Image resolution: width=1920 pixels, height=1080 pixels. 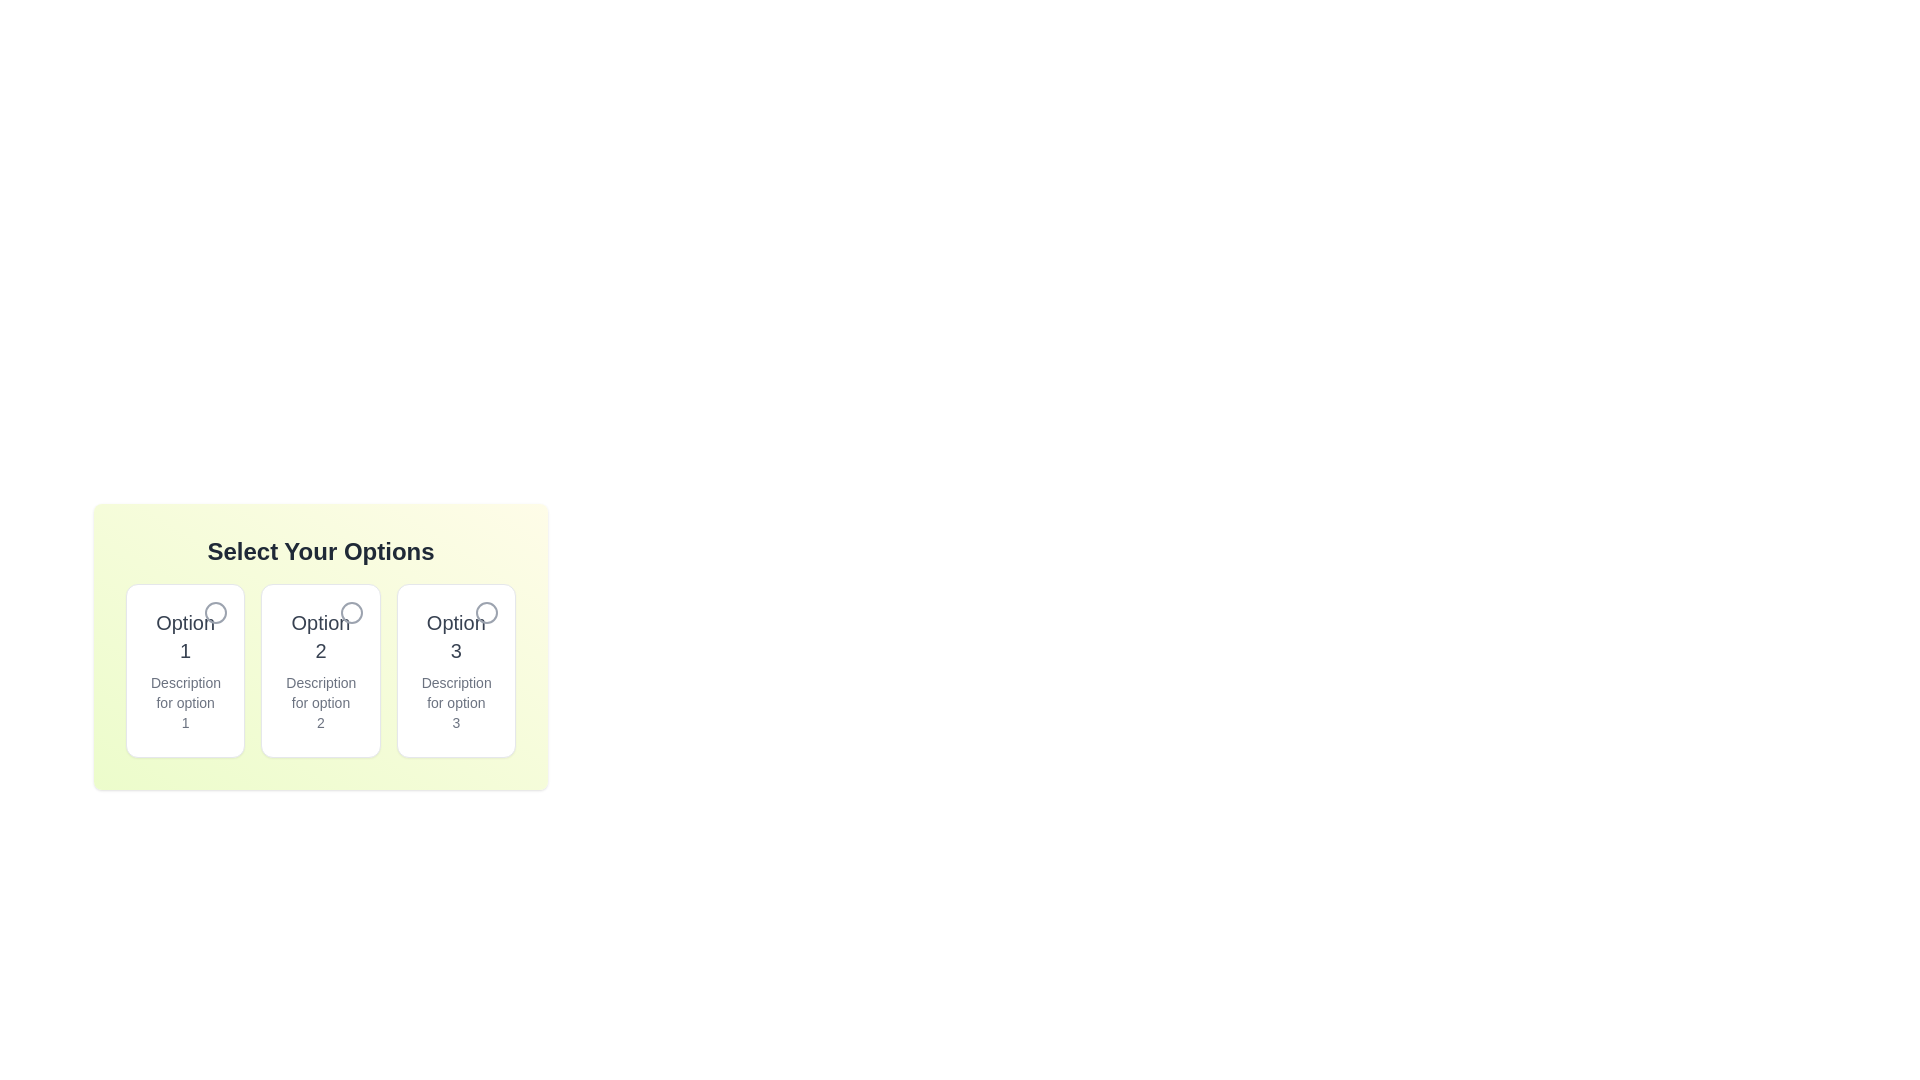 What do you see at coordinates (321, 551) in the screenshot?
I see `the header text labeled 'Select Your Options'` at bounding box center [321, 551].